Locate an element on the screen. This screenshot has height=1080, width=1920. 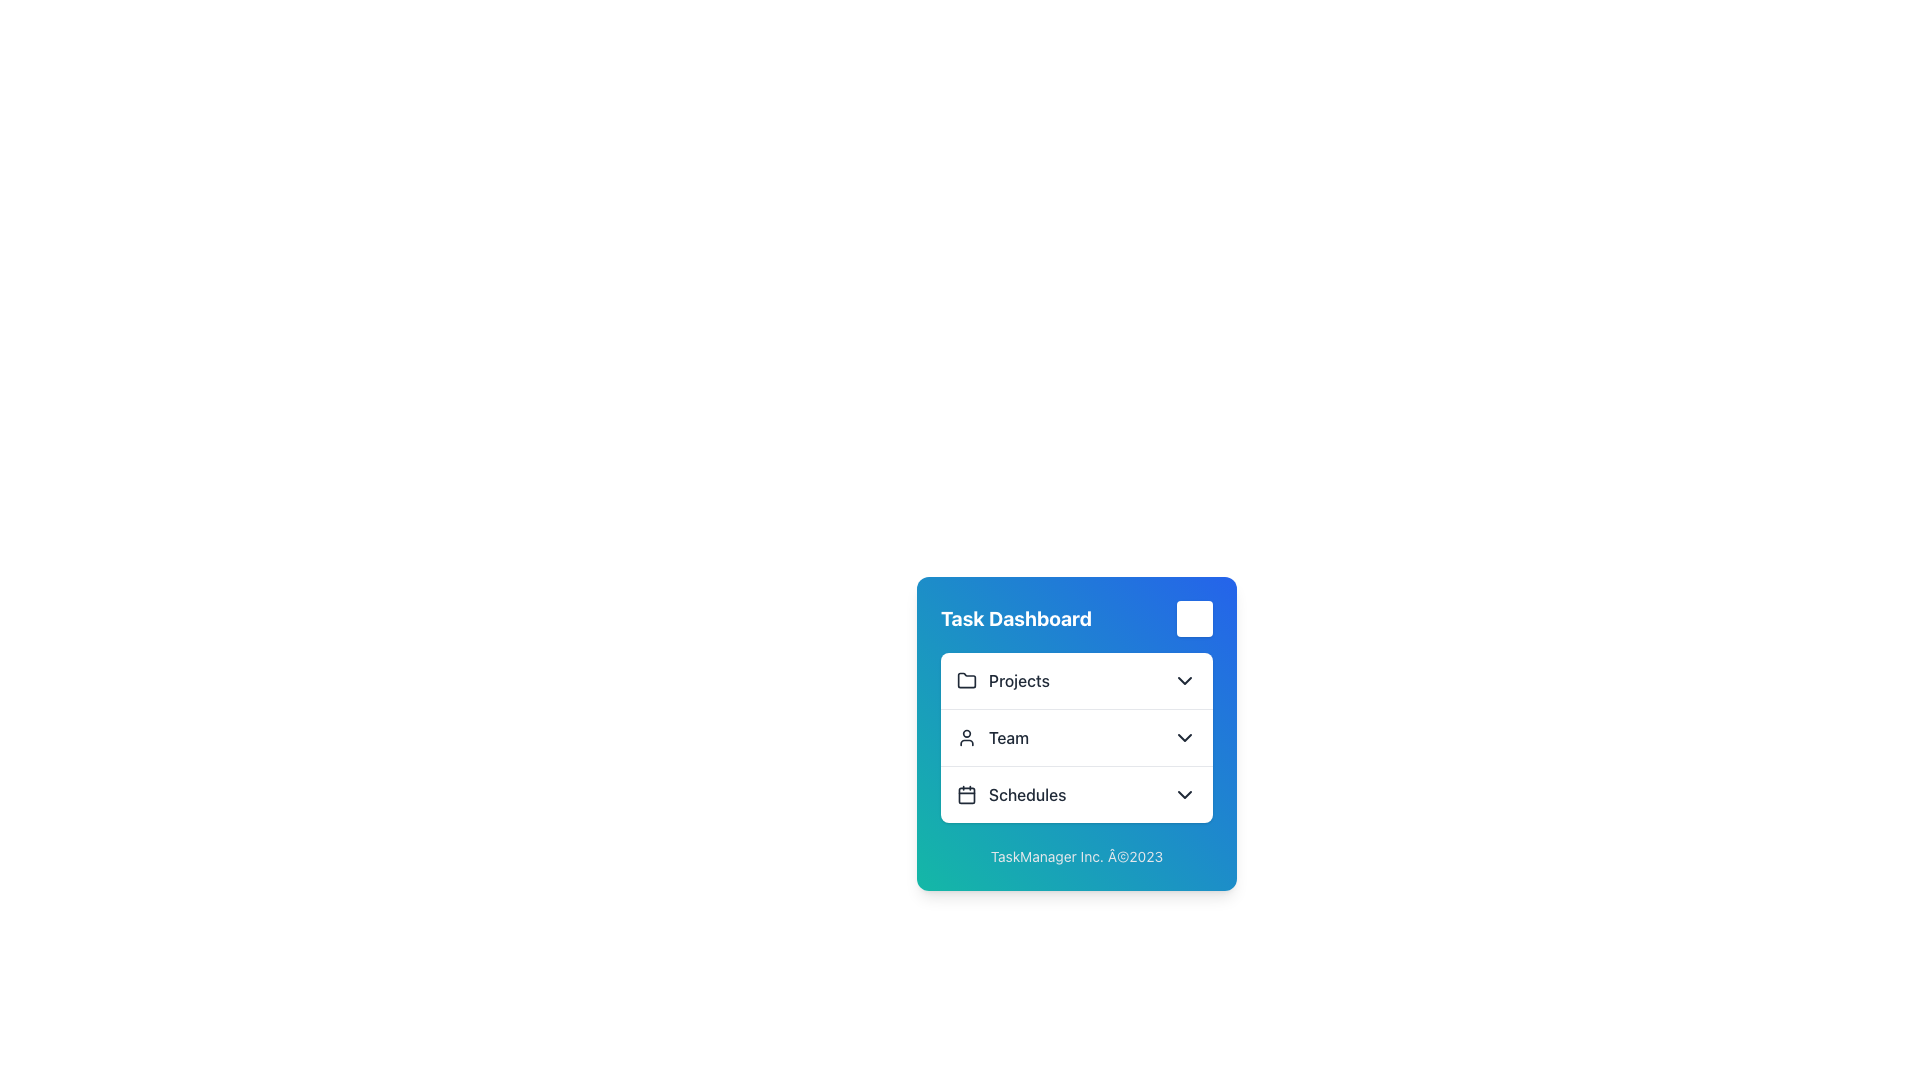
the small black person icon in the second row of the menu list in the 'Task Dashboard' area is located at coordinates (966, 737).